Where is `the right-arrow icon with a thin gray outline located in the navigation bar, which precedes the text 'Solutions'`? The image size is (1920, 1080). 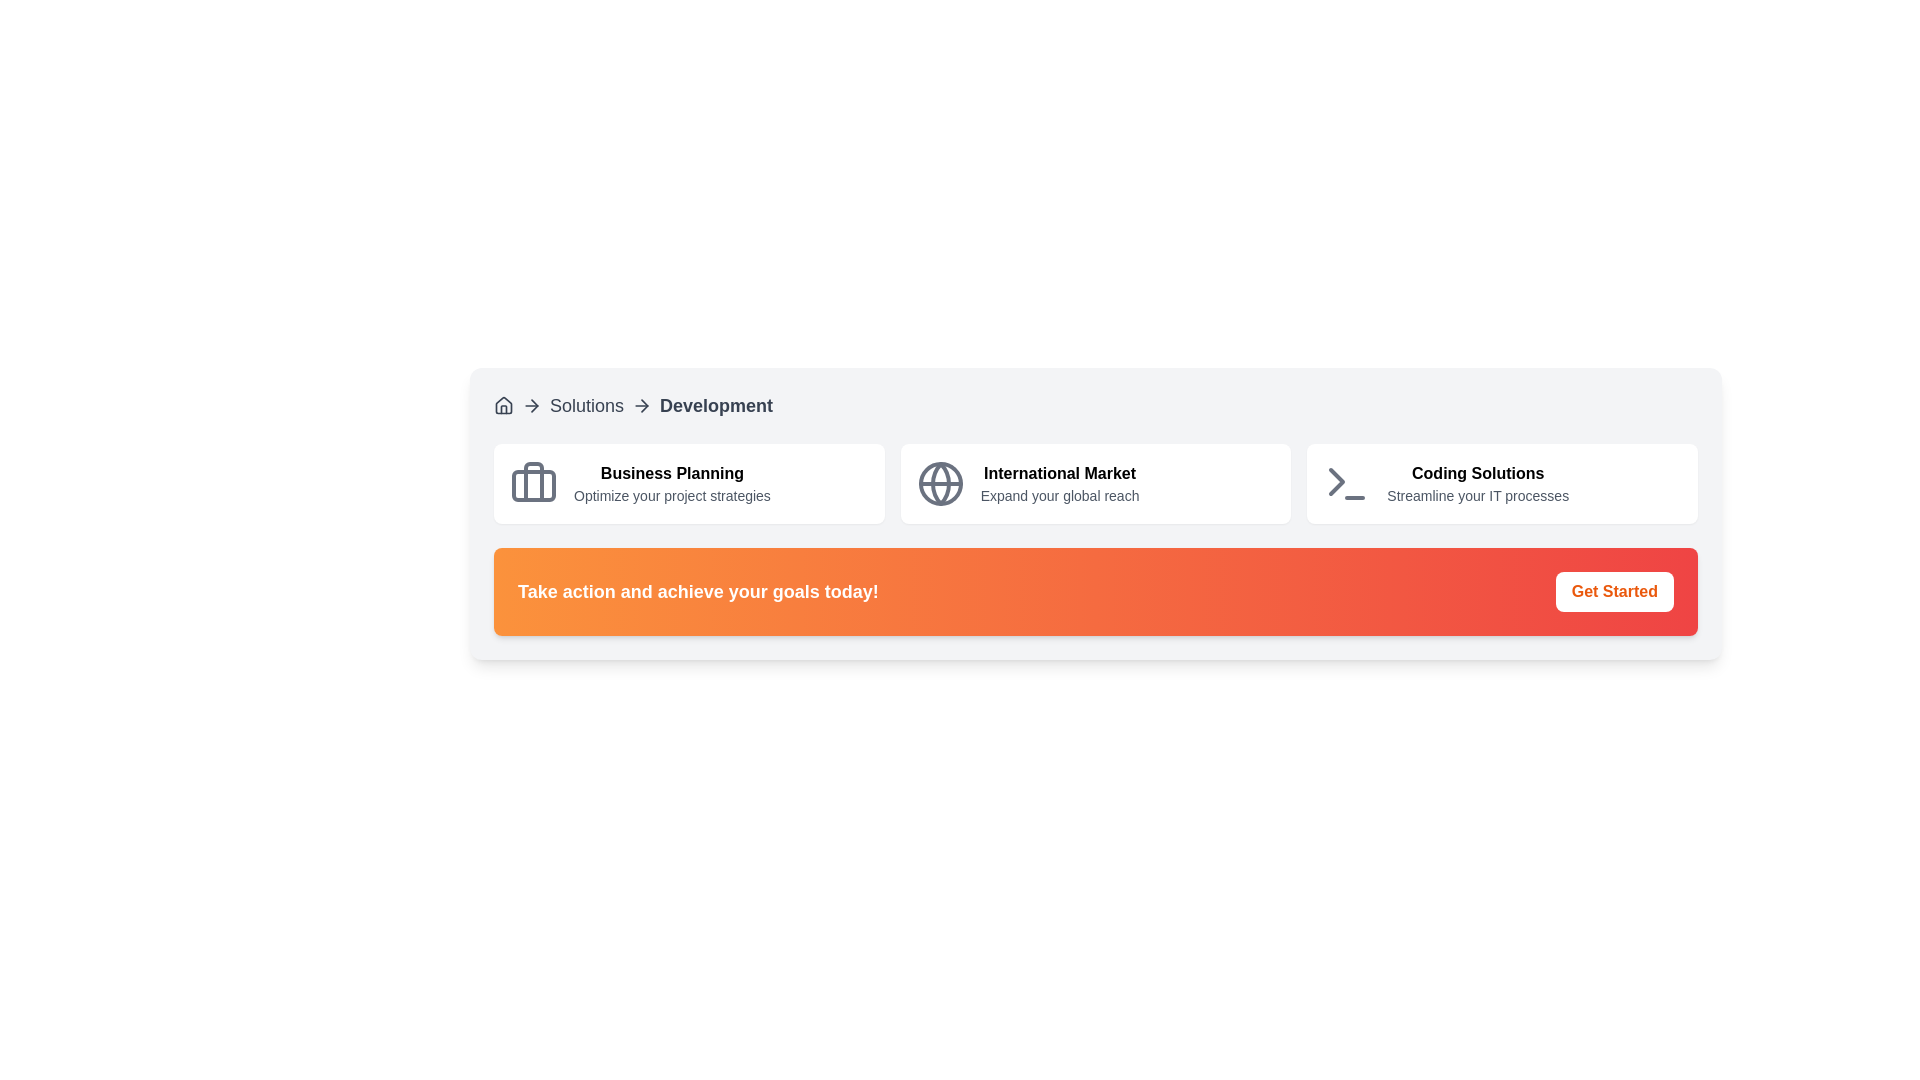
the right-arrow icon with a thin gray outline located in the navigation bar, which precedes the text 'Solutions' is located at coordinates (532, 405).